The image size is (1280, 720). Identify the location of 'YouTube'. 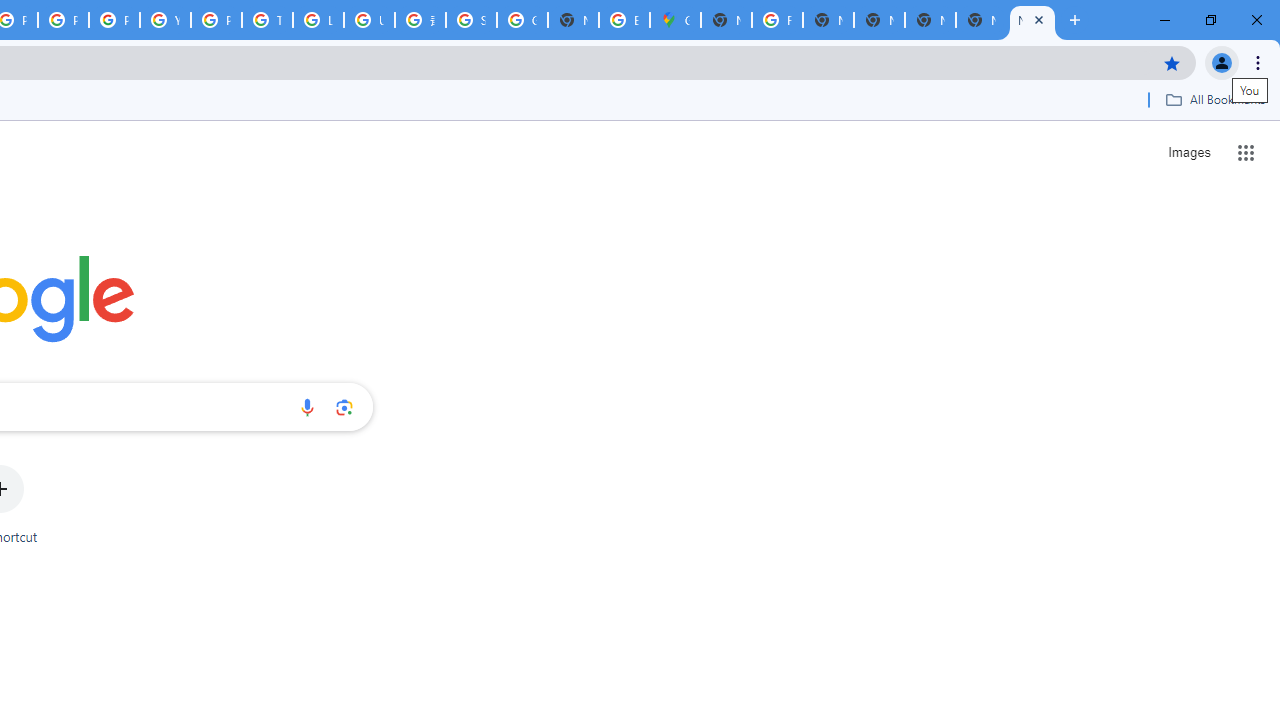
(165, 20).